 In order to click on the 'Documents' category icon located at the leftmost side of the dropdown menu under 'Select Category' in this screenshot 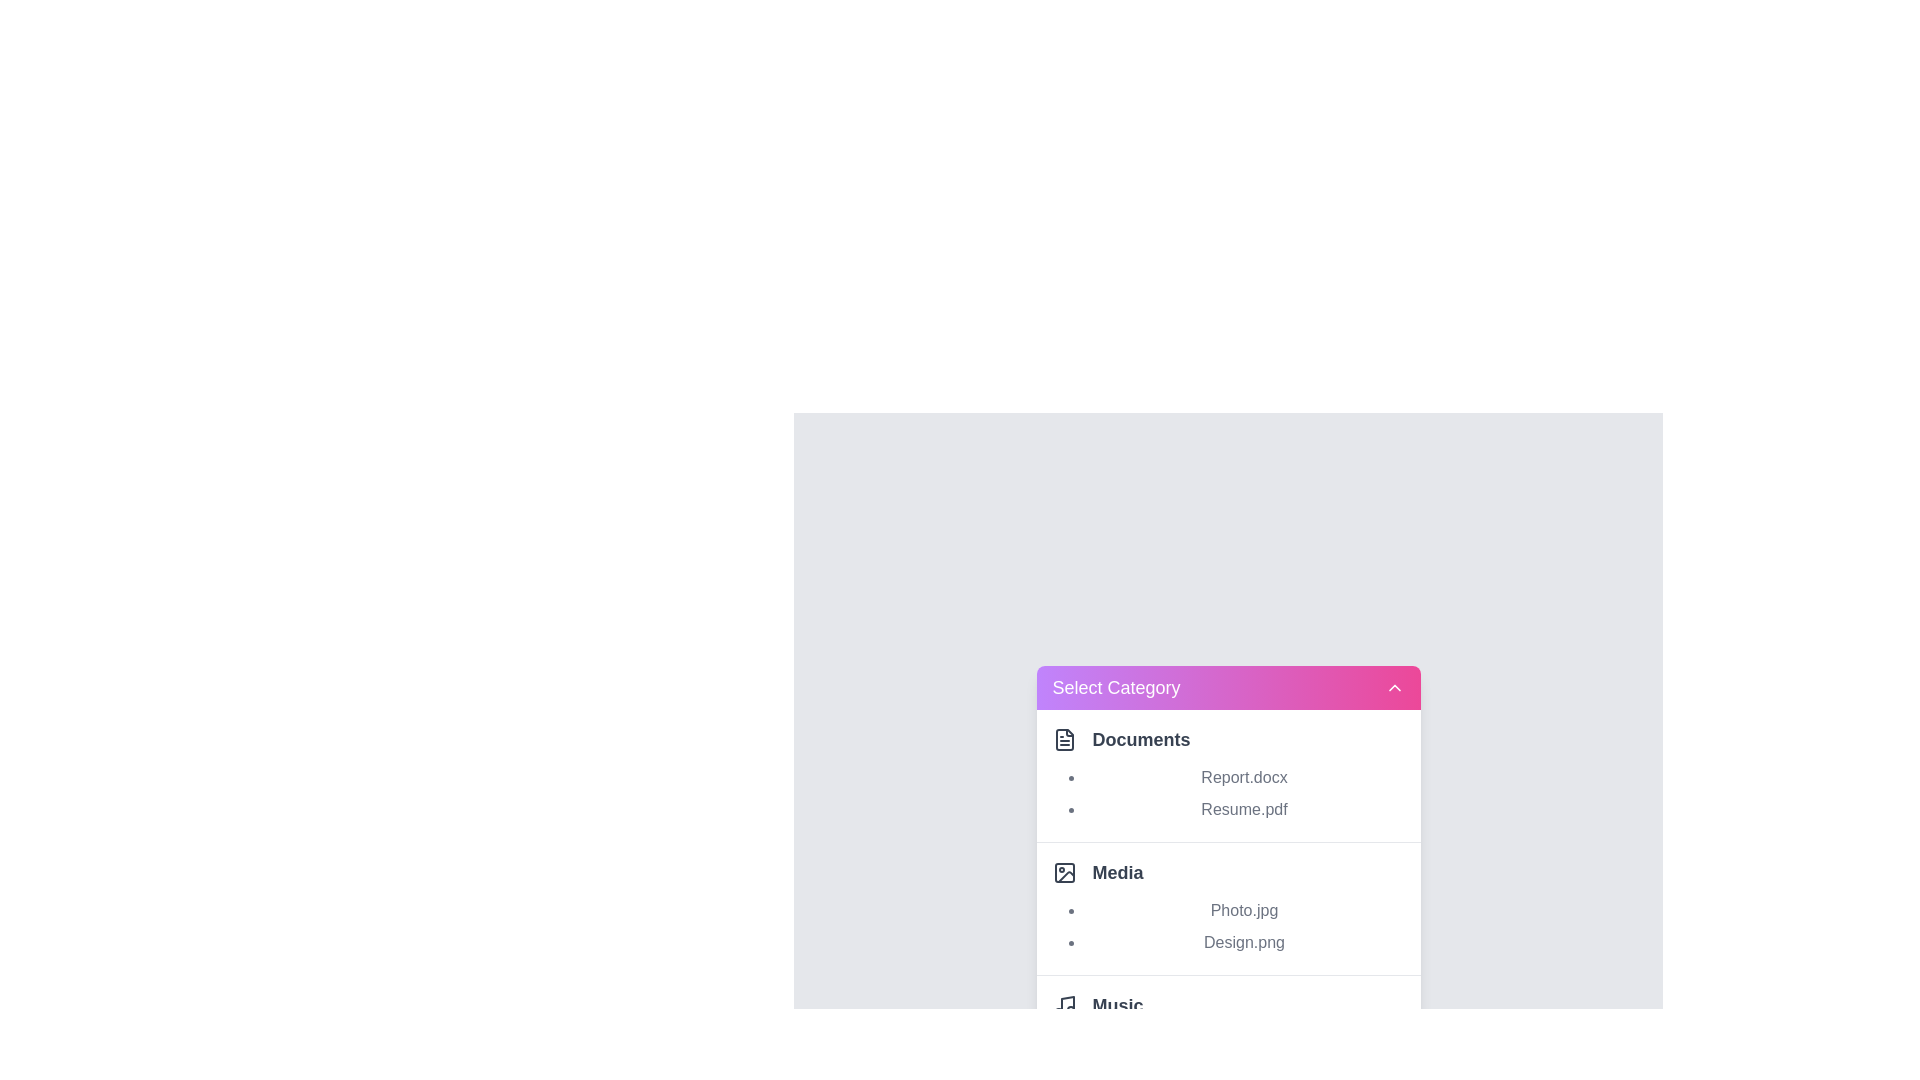, I will do `click(1063, 739)`.